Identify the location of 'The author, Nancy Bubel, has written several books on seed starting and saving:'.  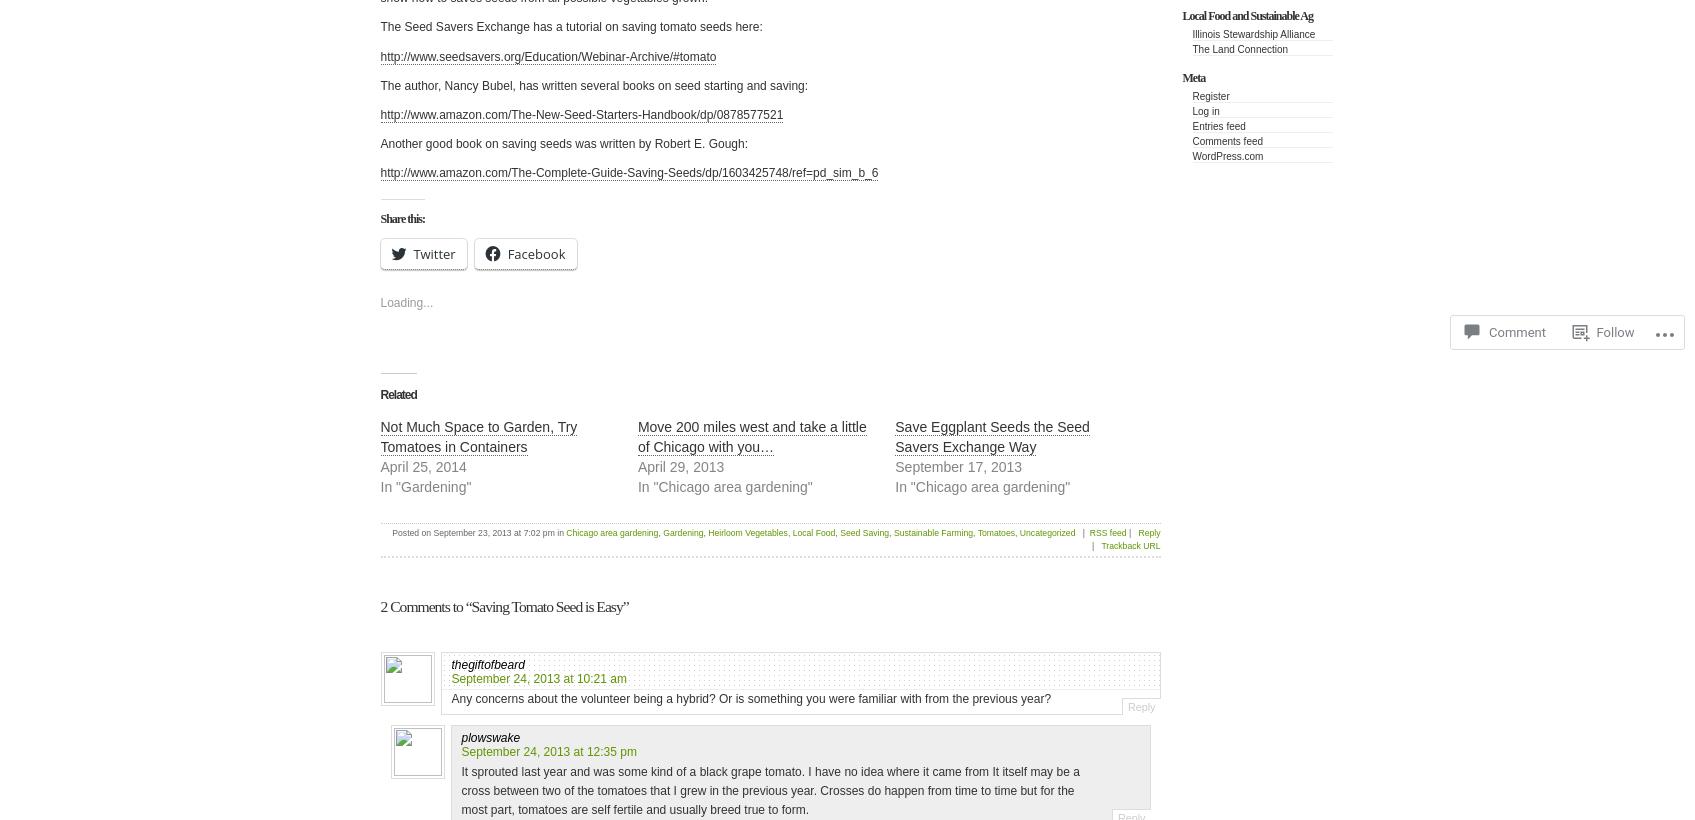
(592, 85).